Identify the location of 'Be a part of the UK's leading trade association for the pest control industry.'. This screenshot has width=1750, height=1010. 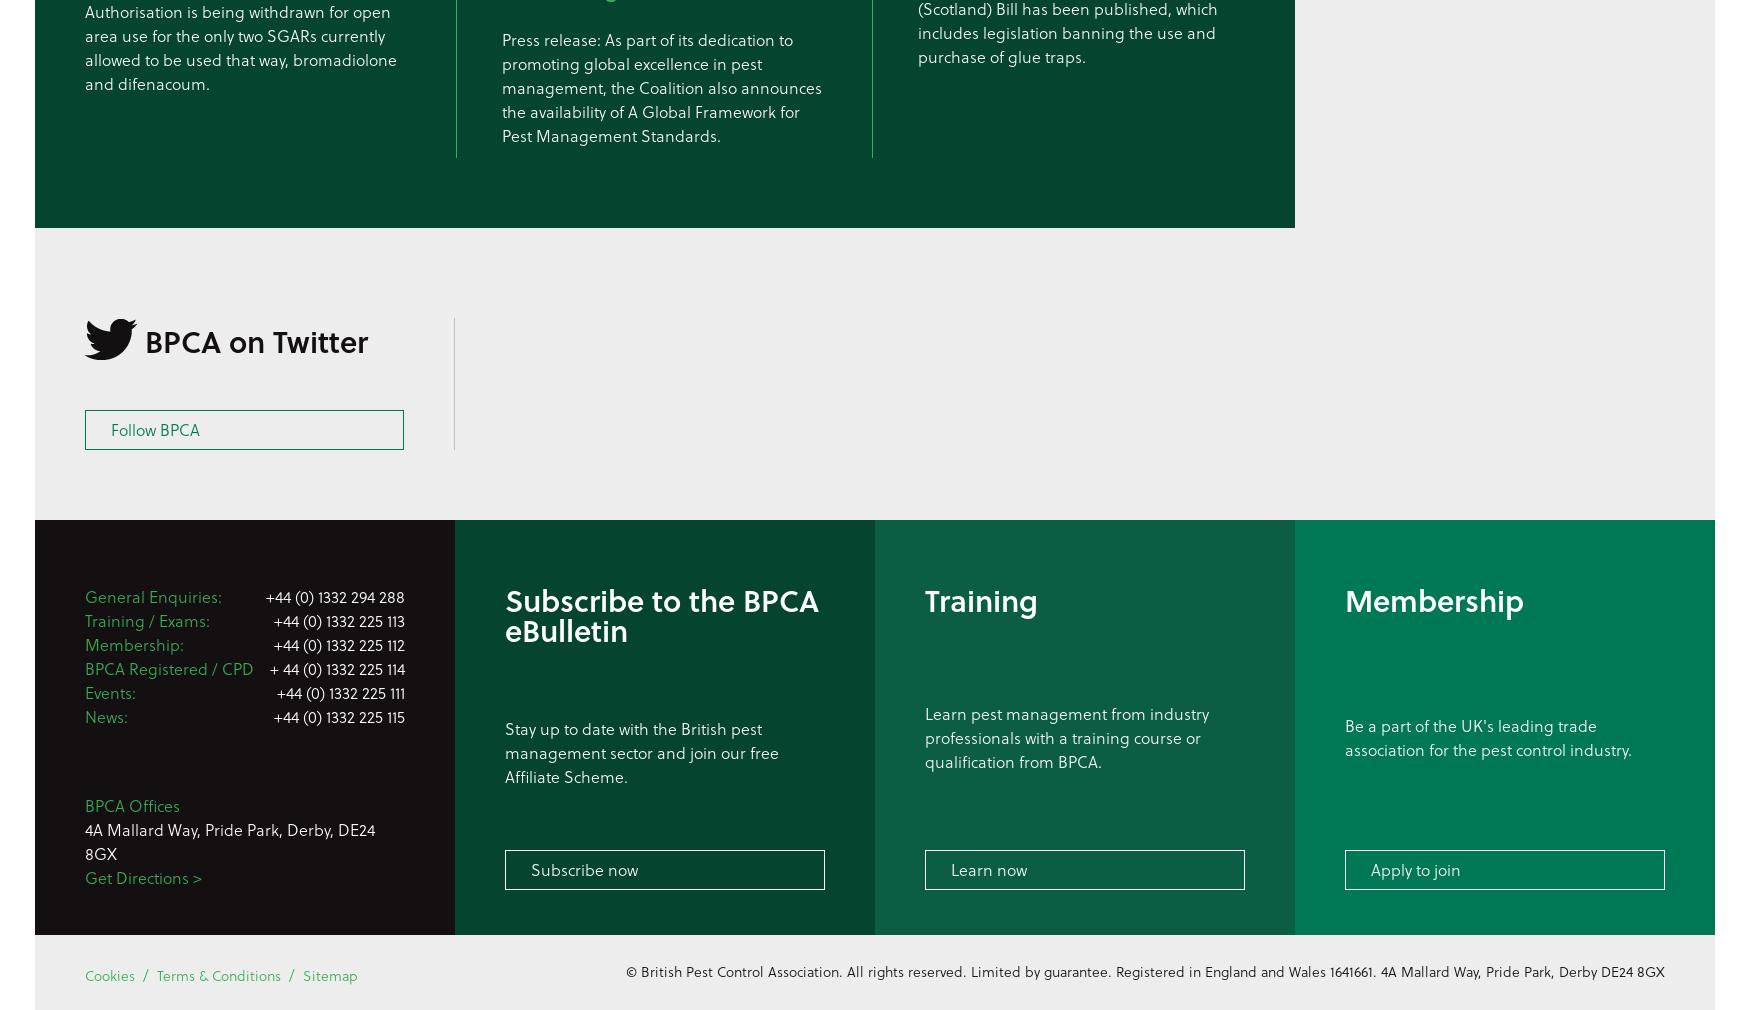
(1488, 735).